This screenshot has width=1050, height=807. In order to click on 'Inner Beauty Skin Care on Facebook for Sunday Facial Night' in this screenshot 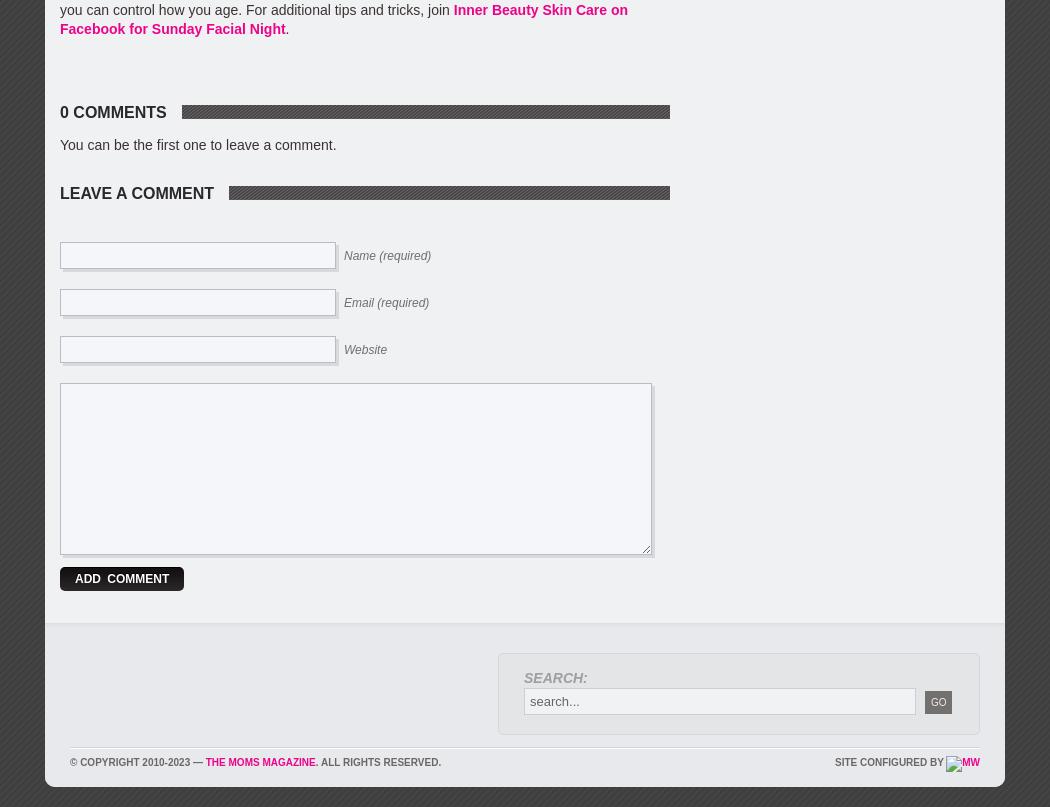, I will do `click(342, 18)`.